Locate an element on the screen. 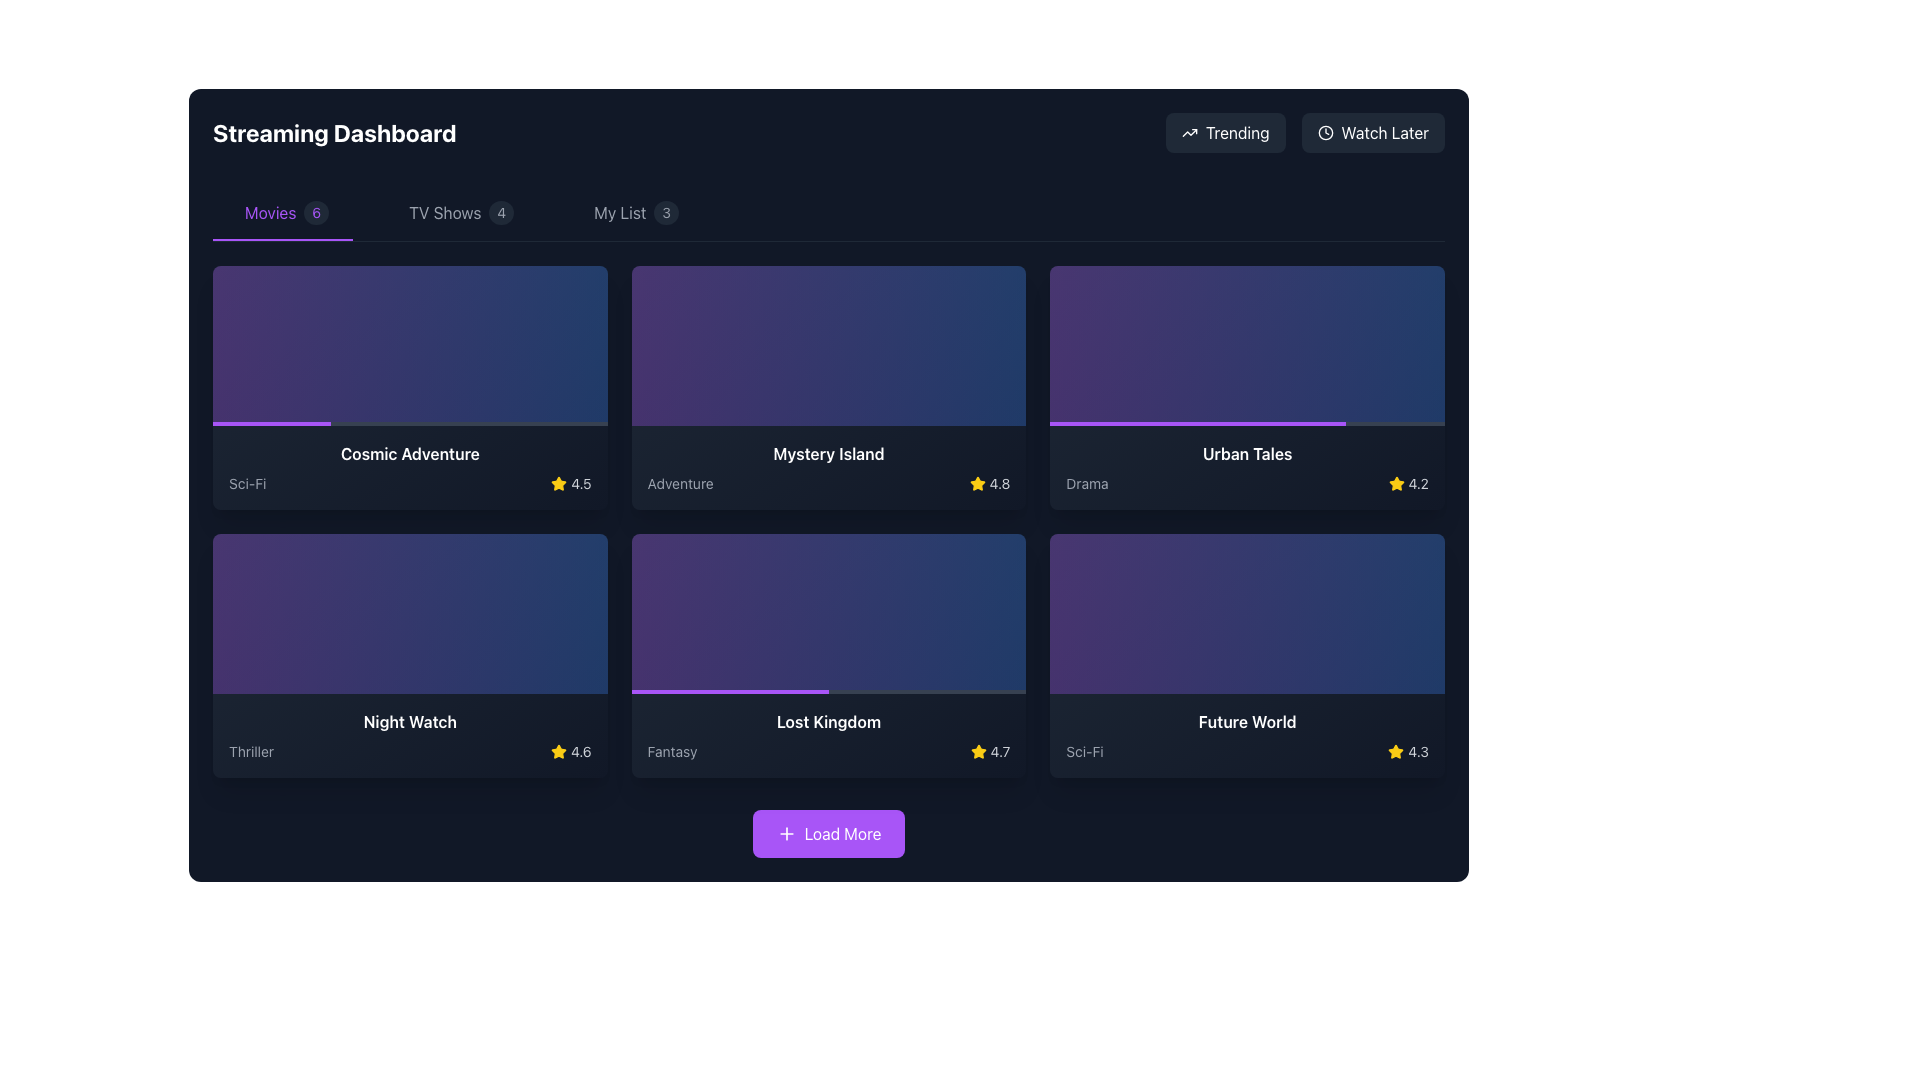 The image size is (1920, 1080). the visual banner section of the 'Mystery Island' movie card located in the top row, second column under the 'Movies' section is located at coordinates (829, 345).